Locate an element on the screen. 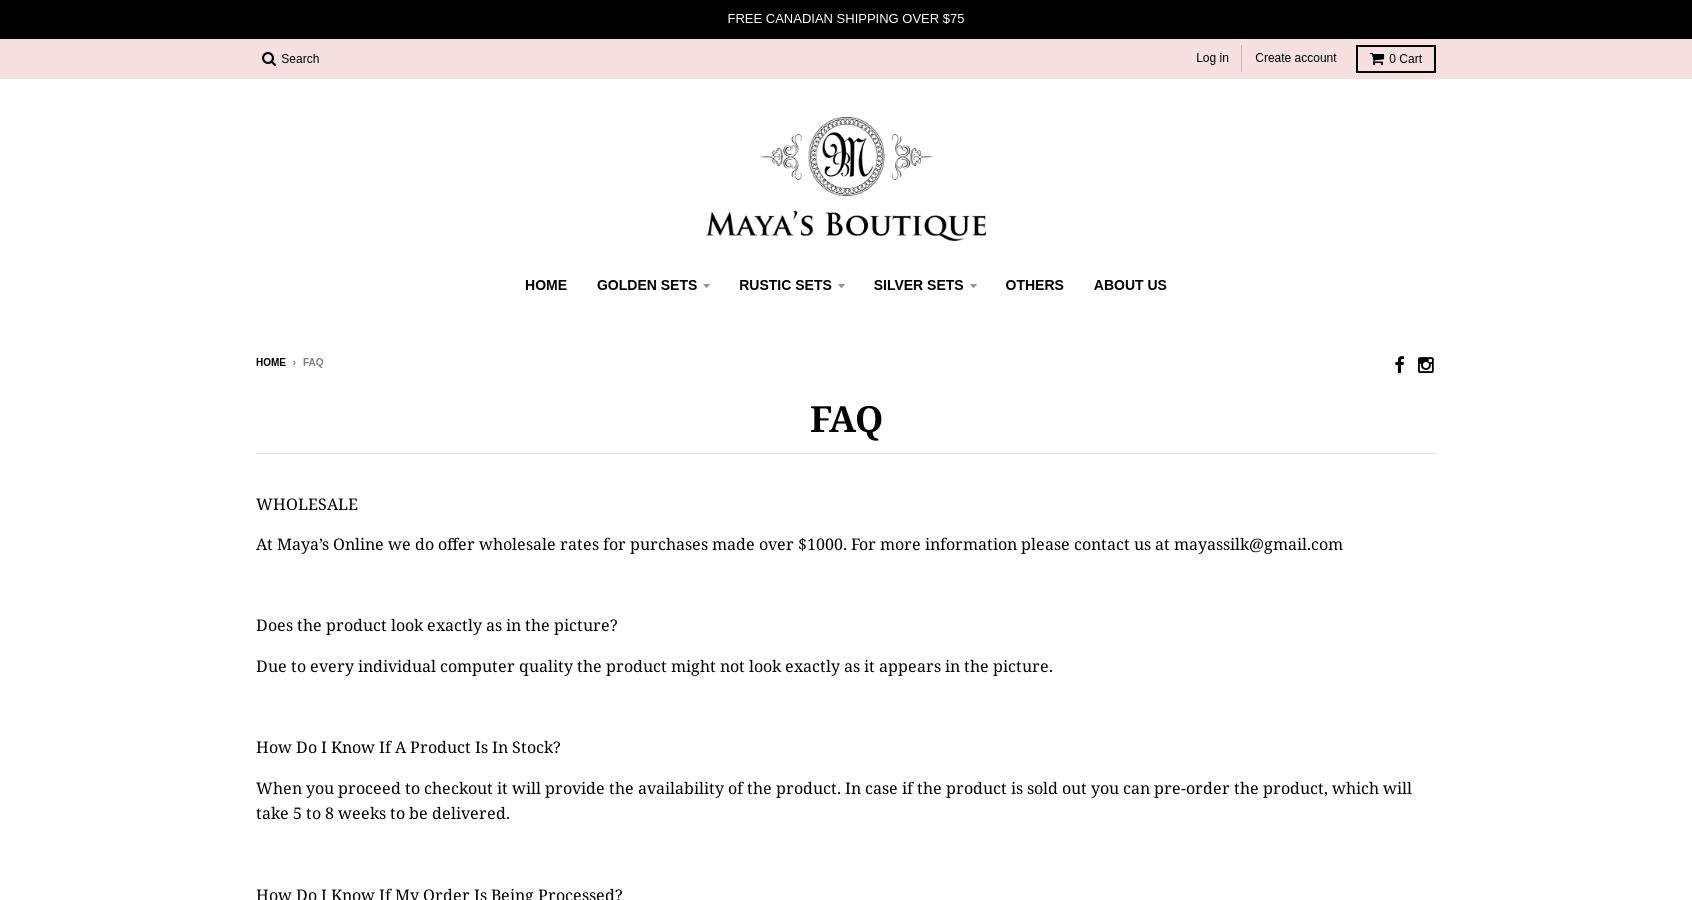 The height and width of the screenshot is (900, 1692). 'Golden Sets' is located at coordinates (646, 284).